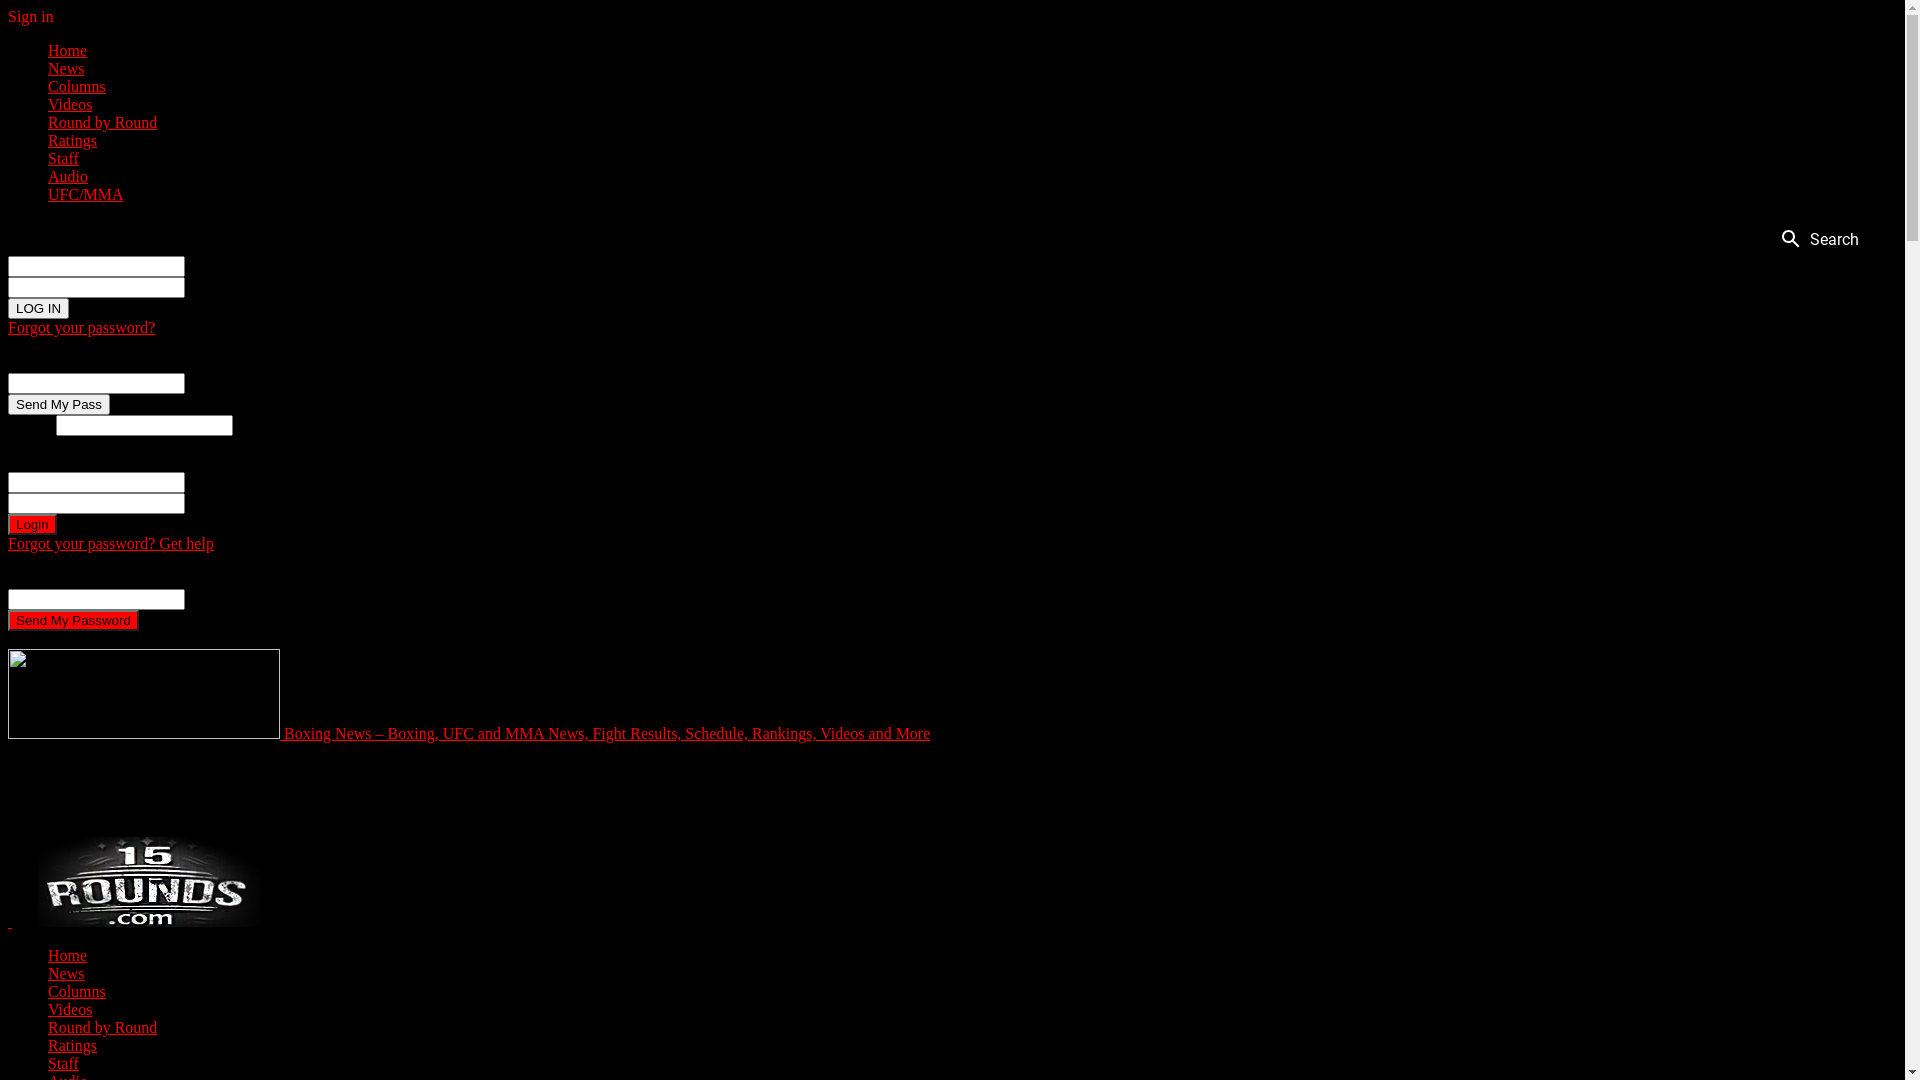 The height and width of the screenshot is (1080, 1920). Describe the element at coordinates (66, 972) in the screenshot. I see `'News'` at that location.